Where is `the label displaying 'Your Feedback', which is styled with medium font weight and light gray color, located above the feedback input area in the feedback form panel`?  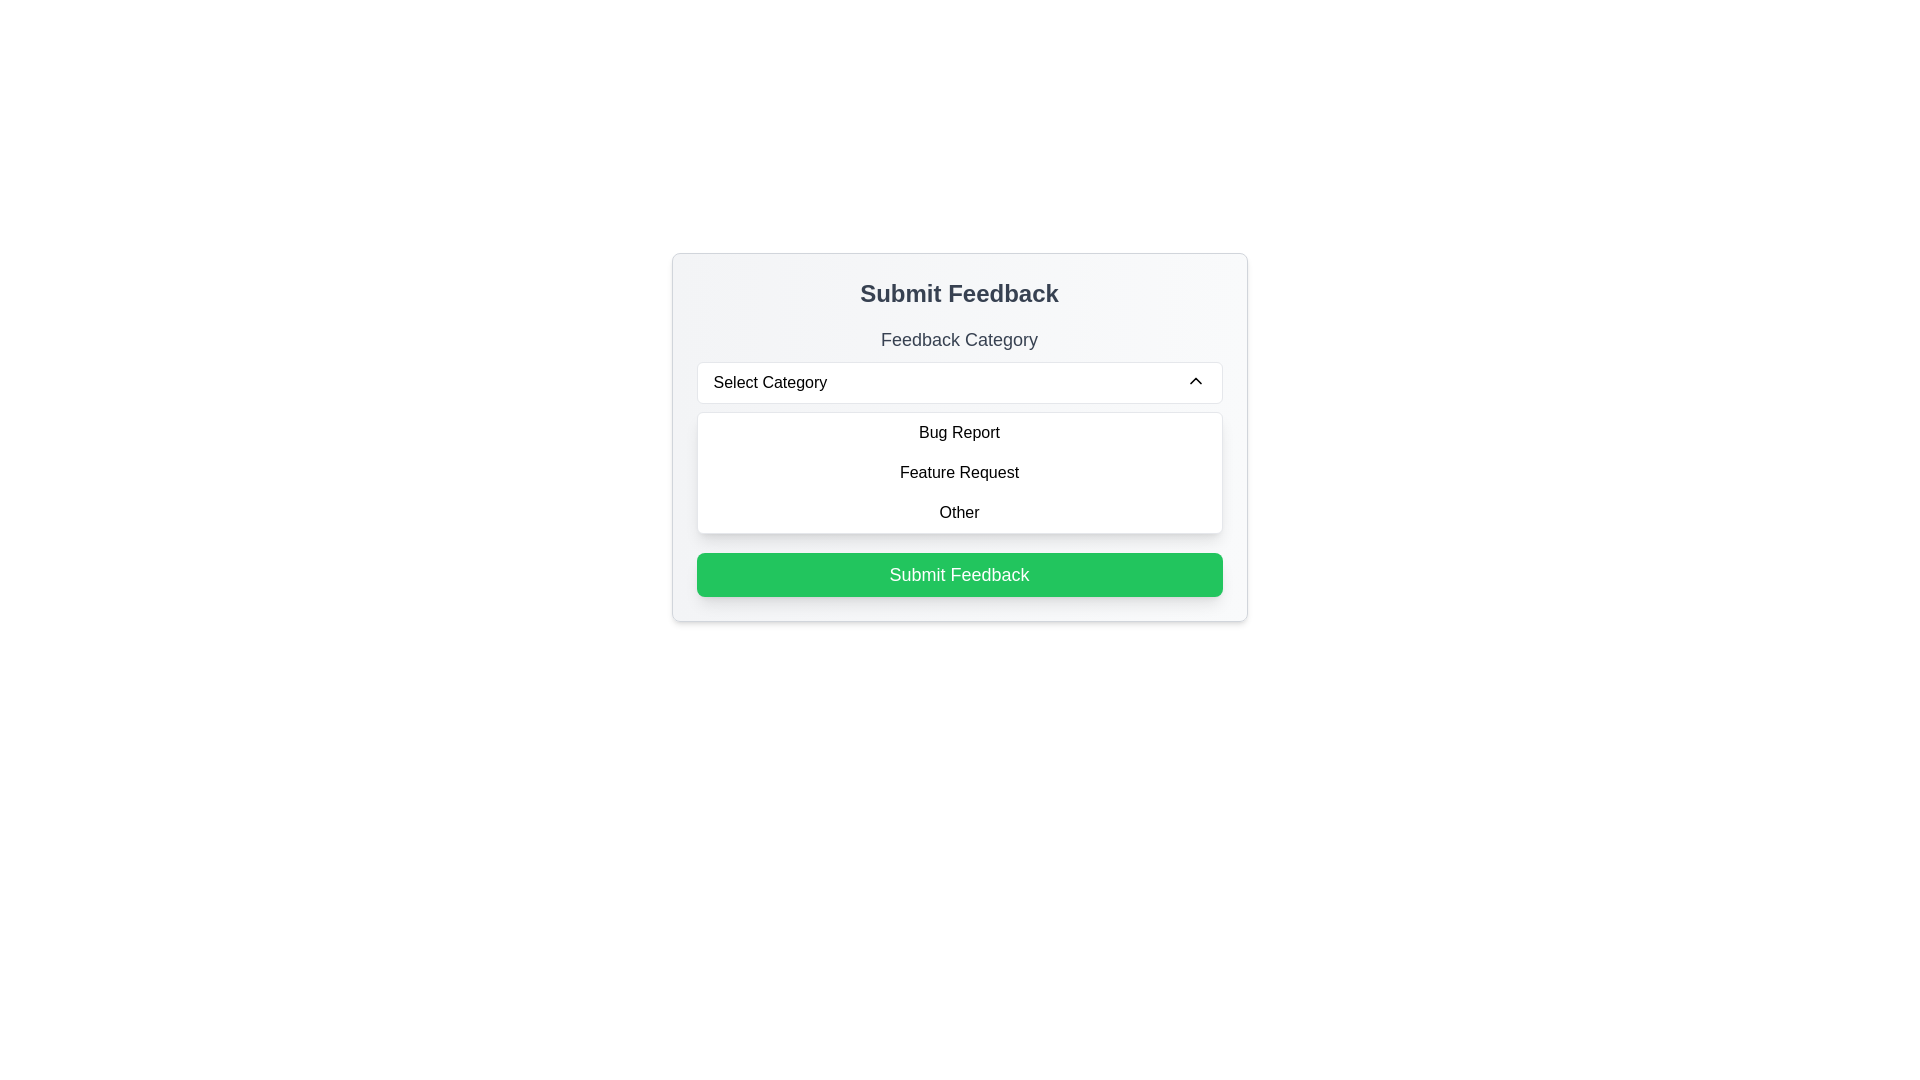 the label displaying 'Your Feedback', which is styled with medium font weight and light gray color, located above the feedback input area in the feedback form panel is located at coordinates (958, 433).